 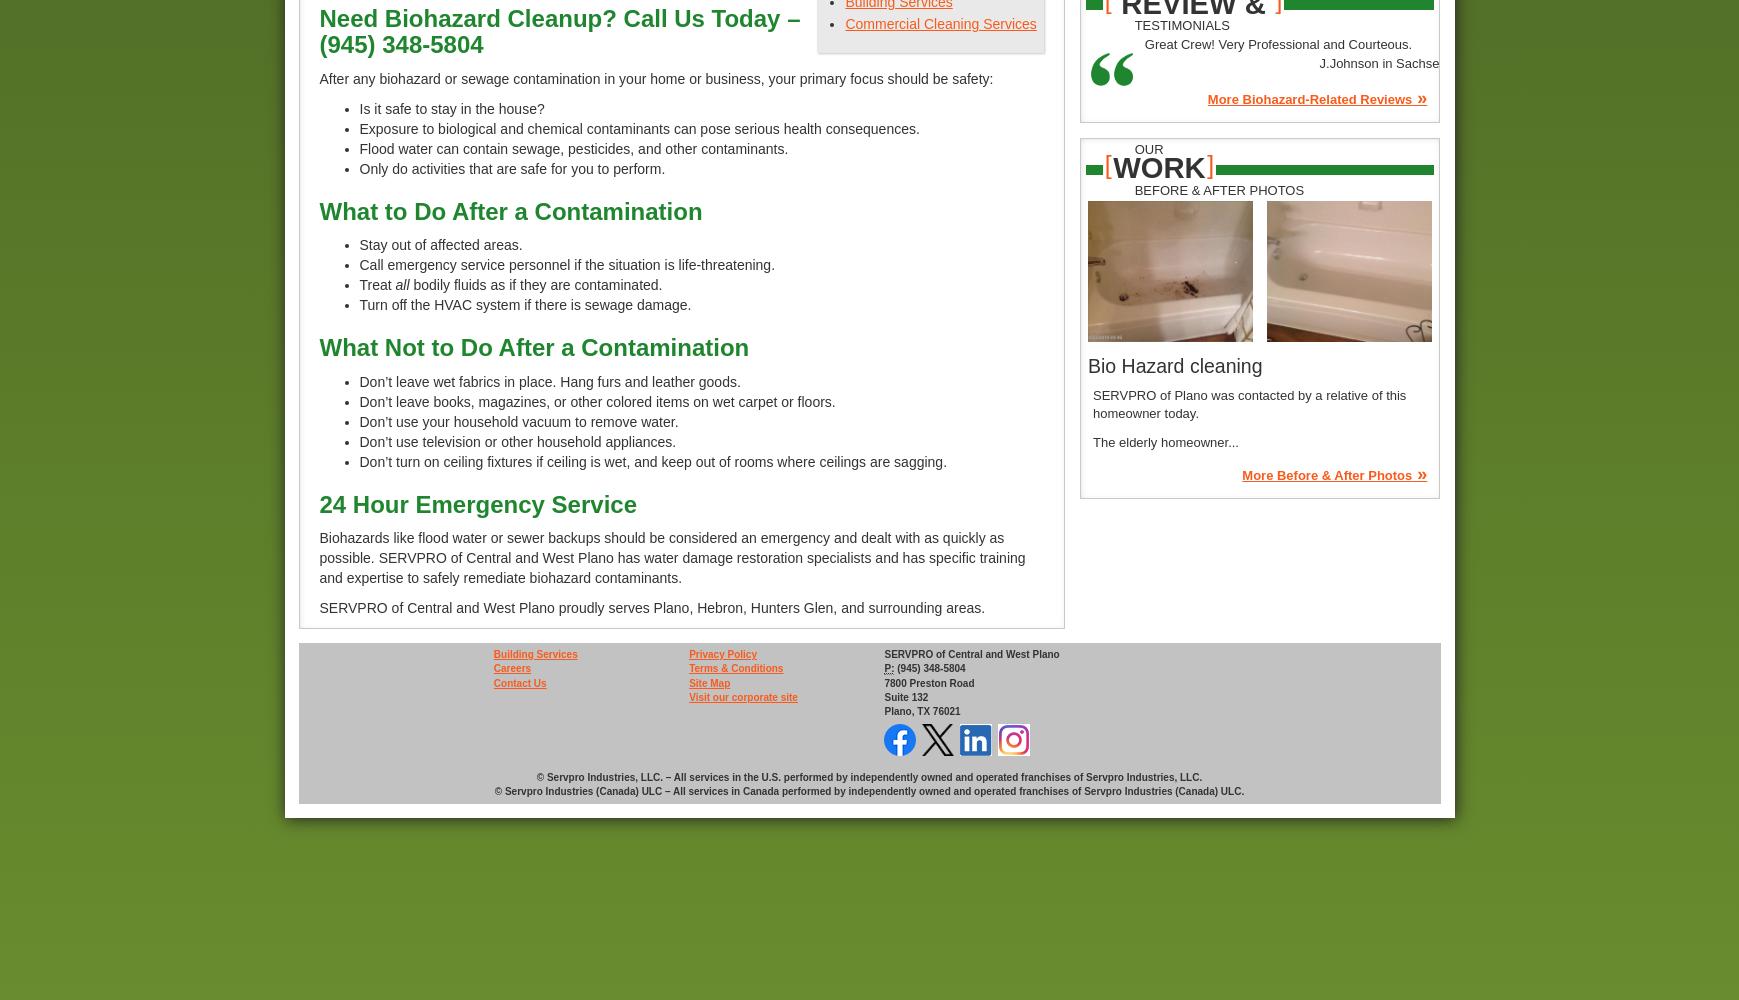 What do you see at coordinates (1240, 474) in the screenshot?
I see `'More Before & After Photos'` at bounding box center [1240, 474].